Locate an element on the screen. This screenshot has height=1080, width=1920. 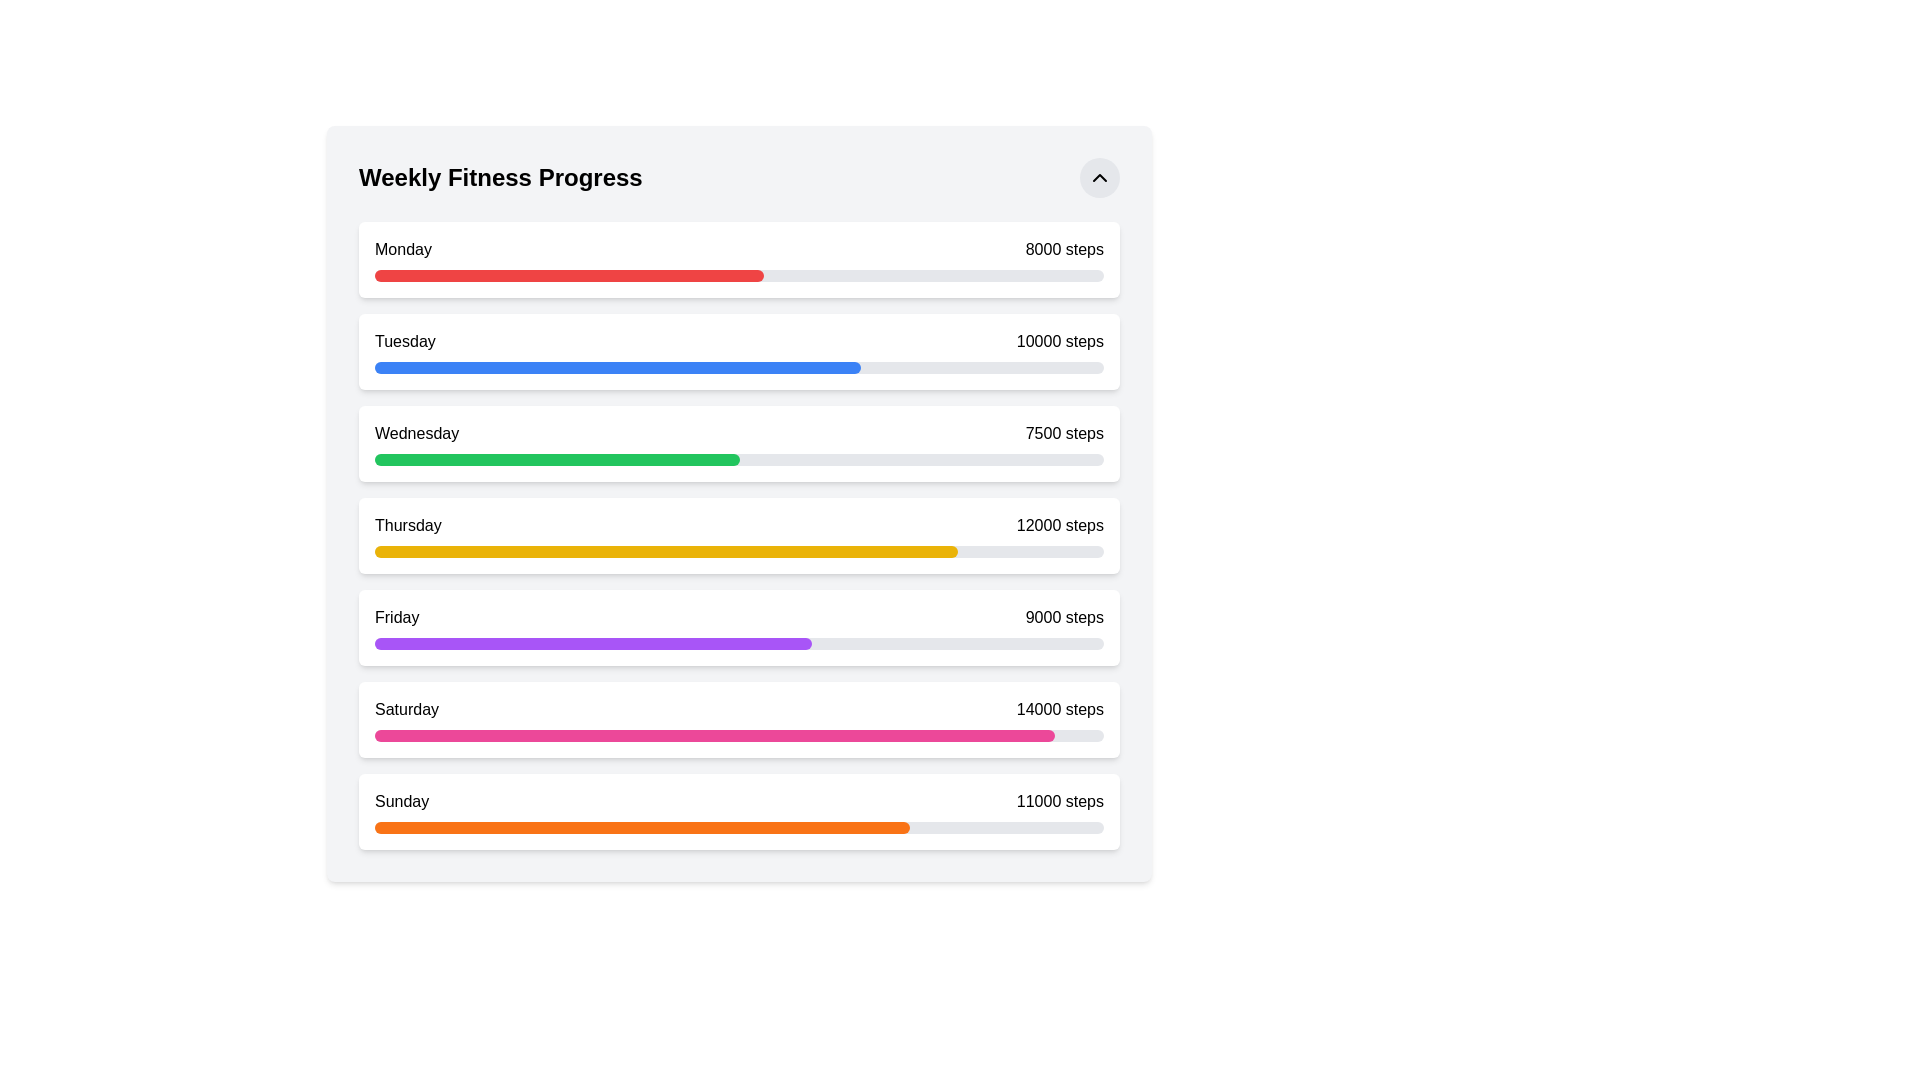
the progress bar representing the 'Sunday' entry in the 'Weekly Fitness Progress' table, which is a light gray rectangular bar with an orange filled portion extending to approximately 73% of the total width is located at coordinates (738, 828).